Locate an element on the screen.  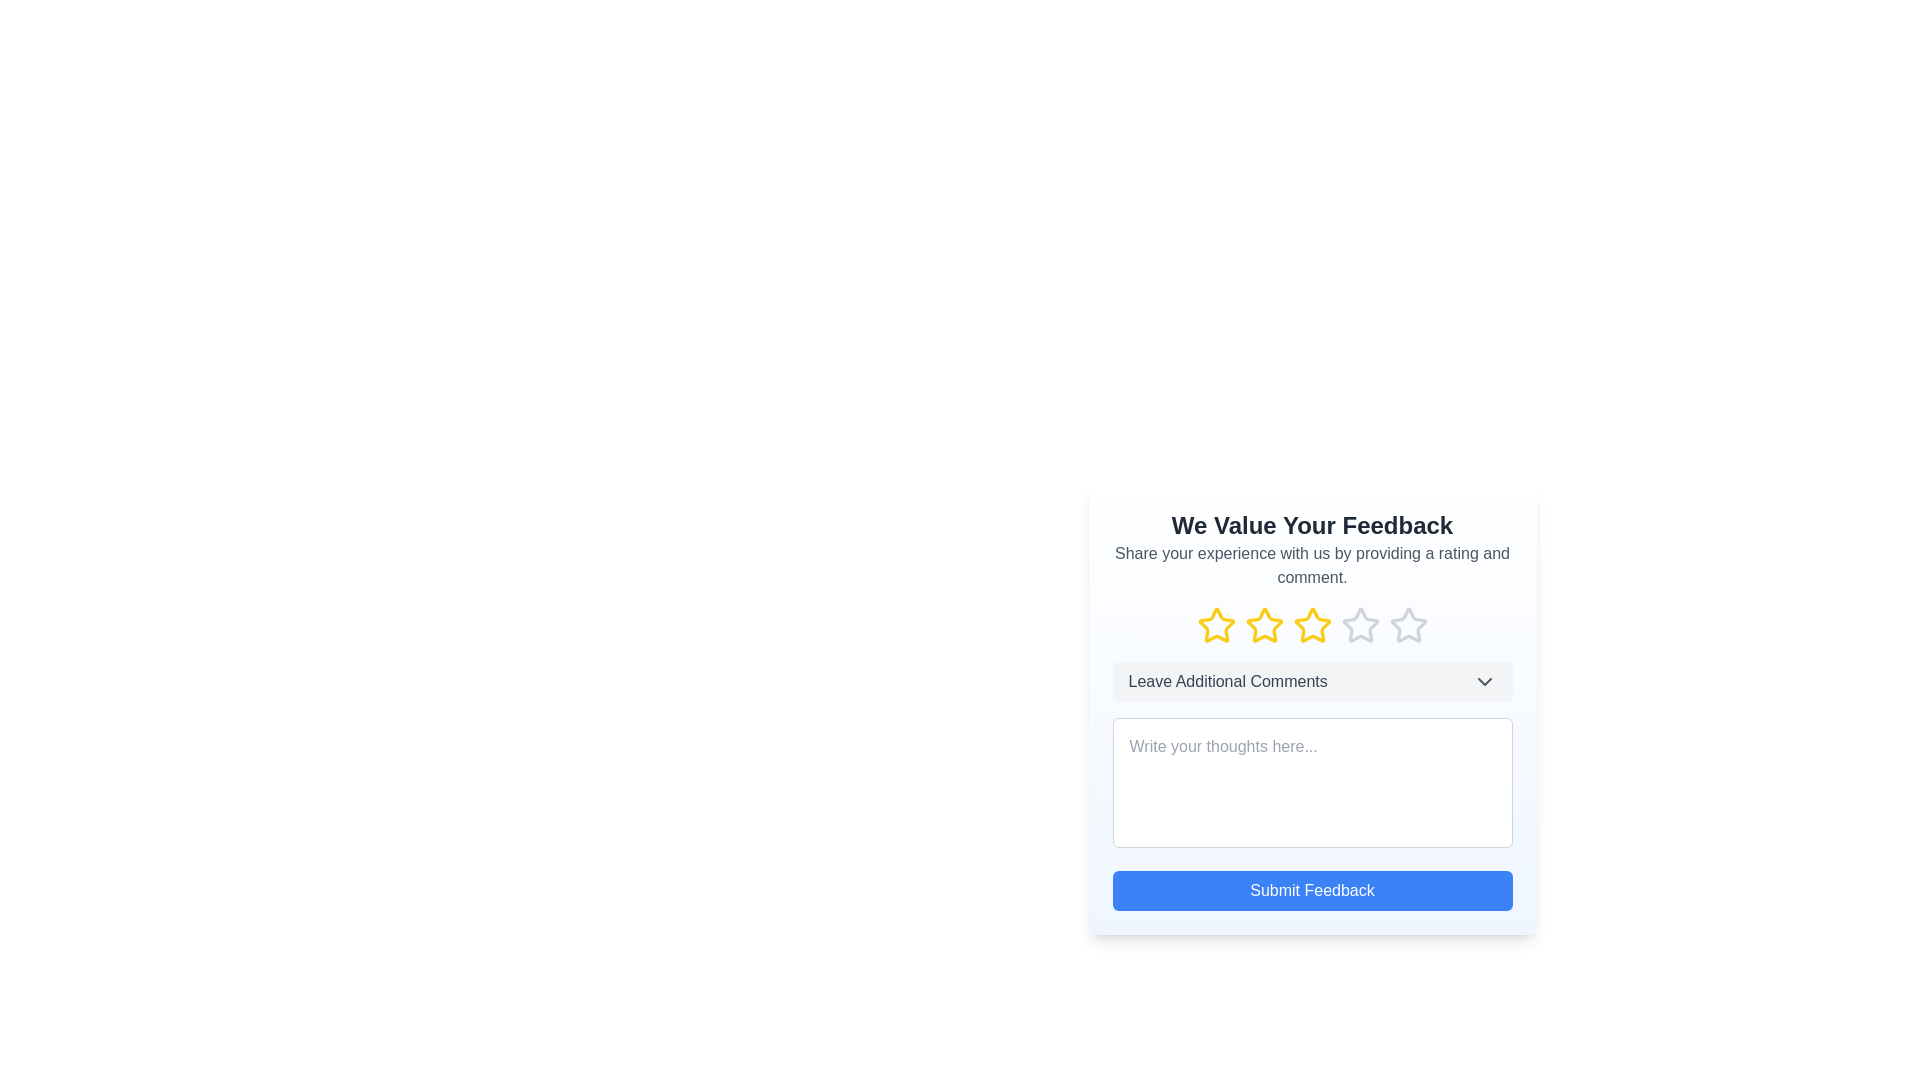
the fifth star-shaped rating icon, which is styled with a gray outline and changes to yellow on hover is located at coordinates (1407, 624).